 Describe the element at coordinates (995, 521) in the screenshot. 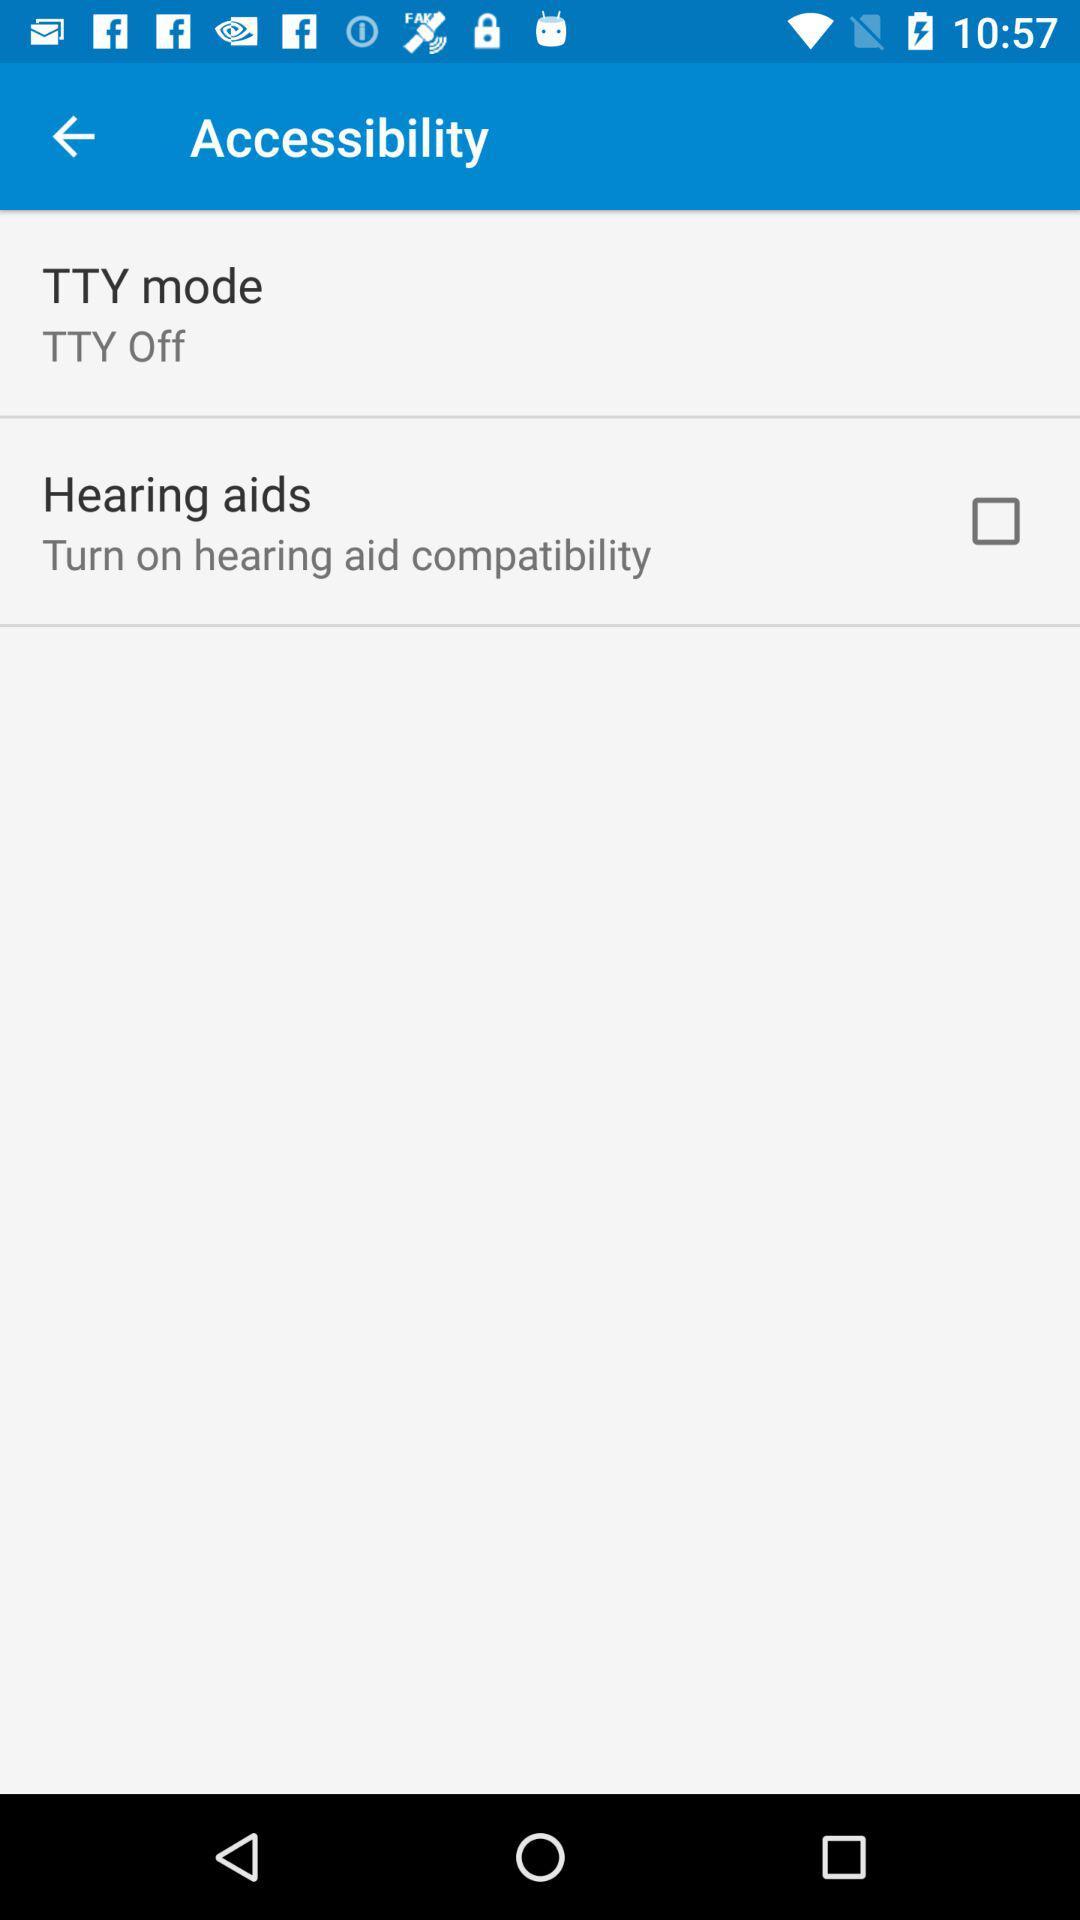

I see `item next to the turn on hearing item` at that location.